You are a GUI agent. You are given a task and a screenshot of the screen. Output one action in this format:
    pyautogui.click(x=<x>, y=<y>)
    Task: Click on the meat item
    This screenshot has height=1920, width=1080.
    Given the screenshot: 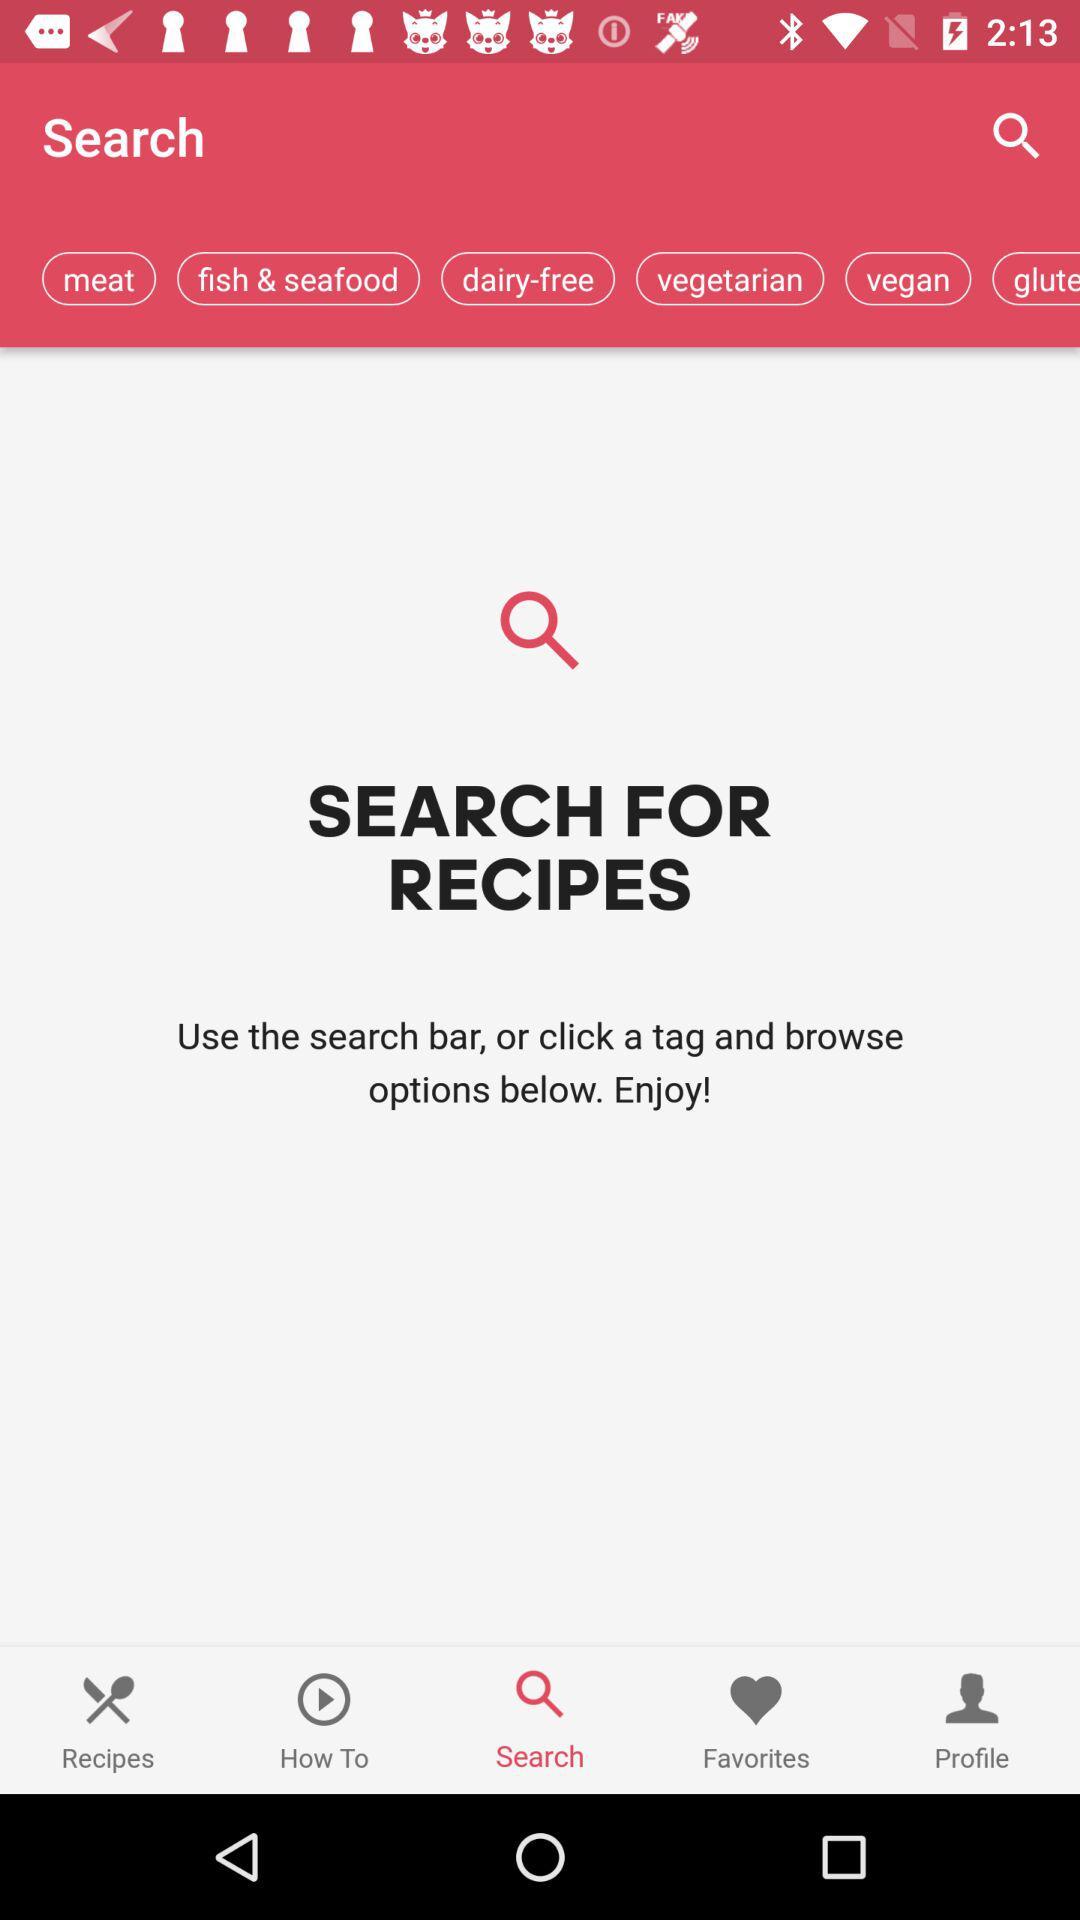 What is the action you would take?
    pyautogui.click(x=99, y=277)
    